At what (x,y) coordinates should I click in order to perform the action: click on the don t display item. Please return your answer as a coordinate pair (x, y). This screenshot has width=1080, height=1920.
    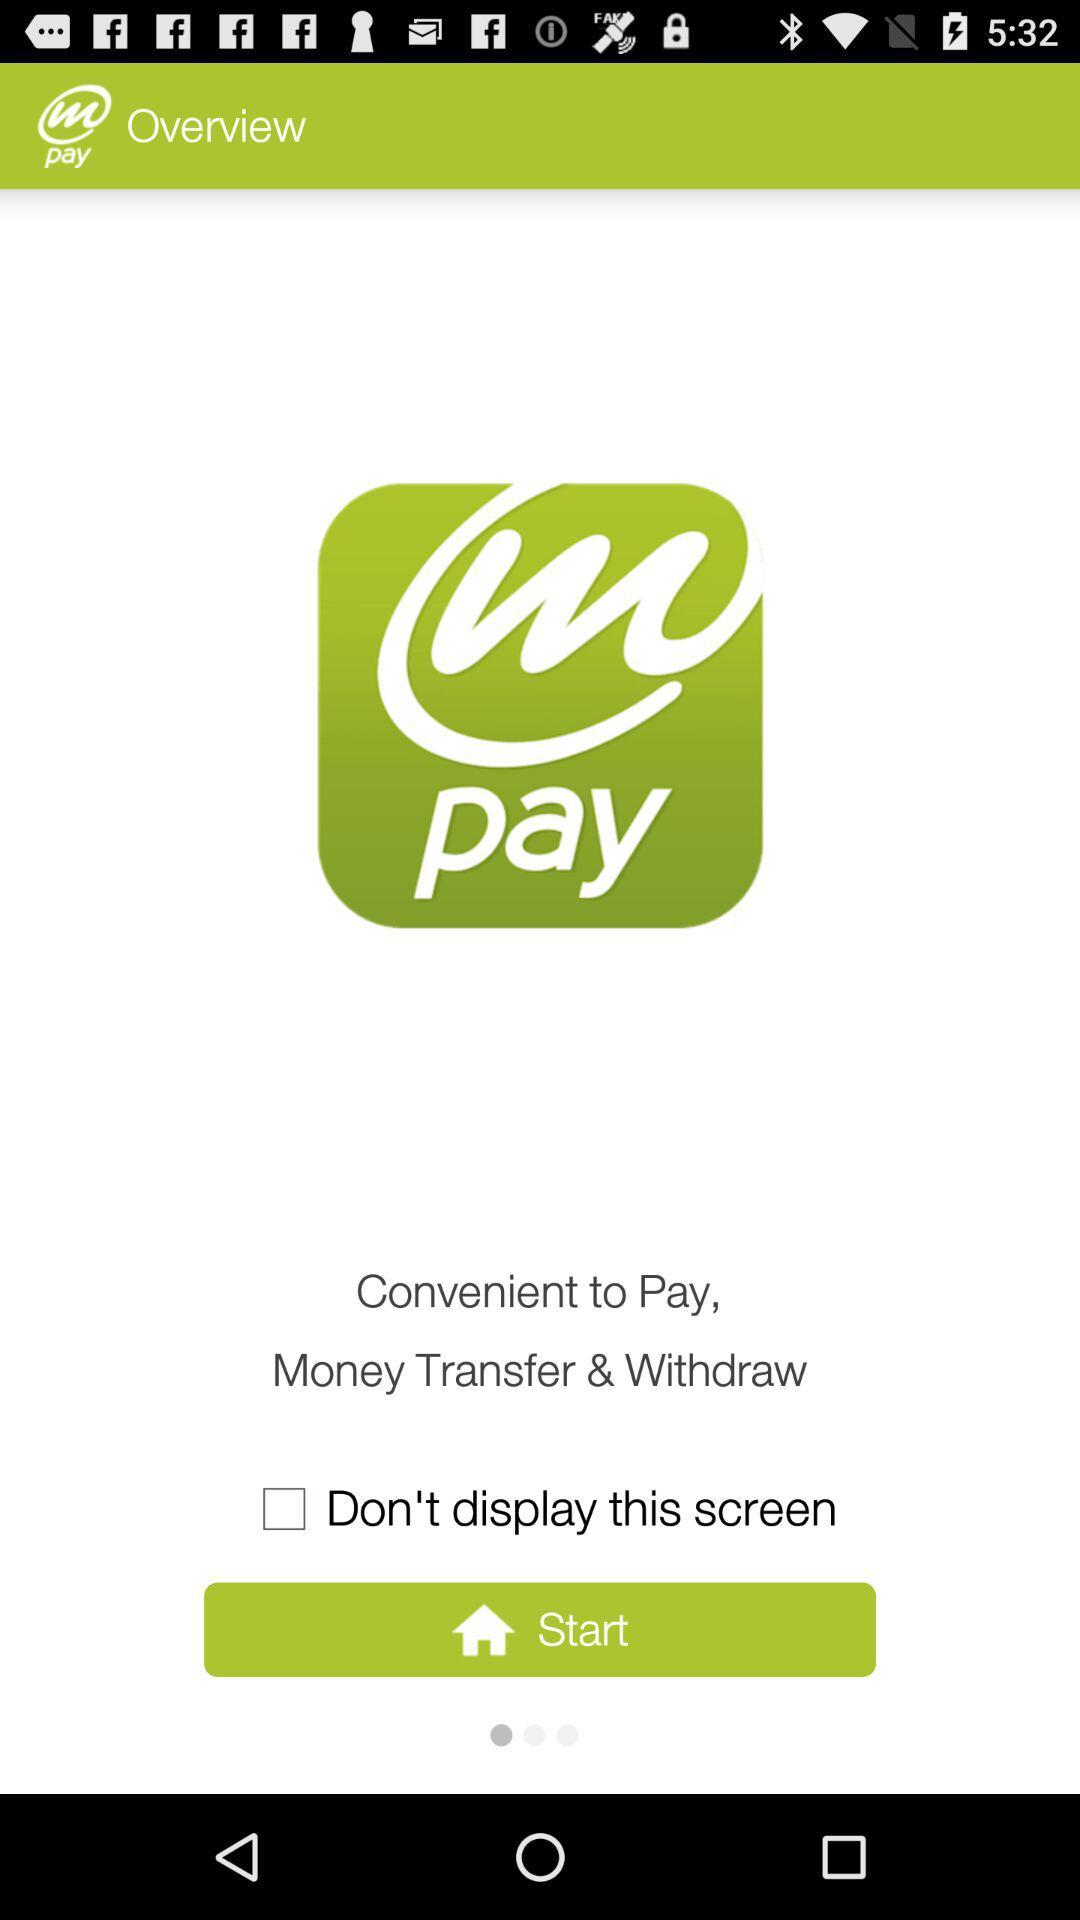
    Looking at the image, I should click on (538, 1508).